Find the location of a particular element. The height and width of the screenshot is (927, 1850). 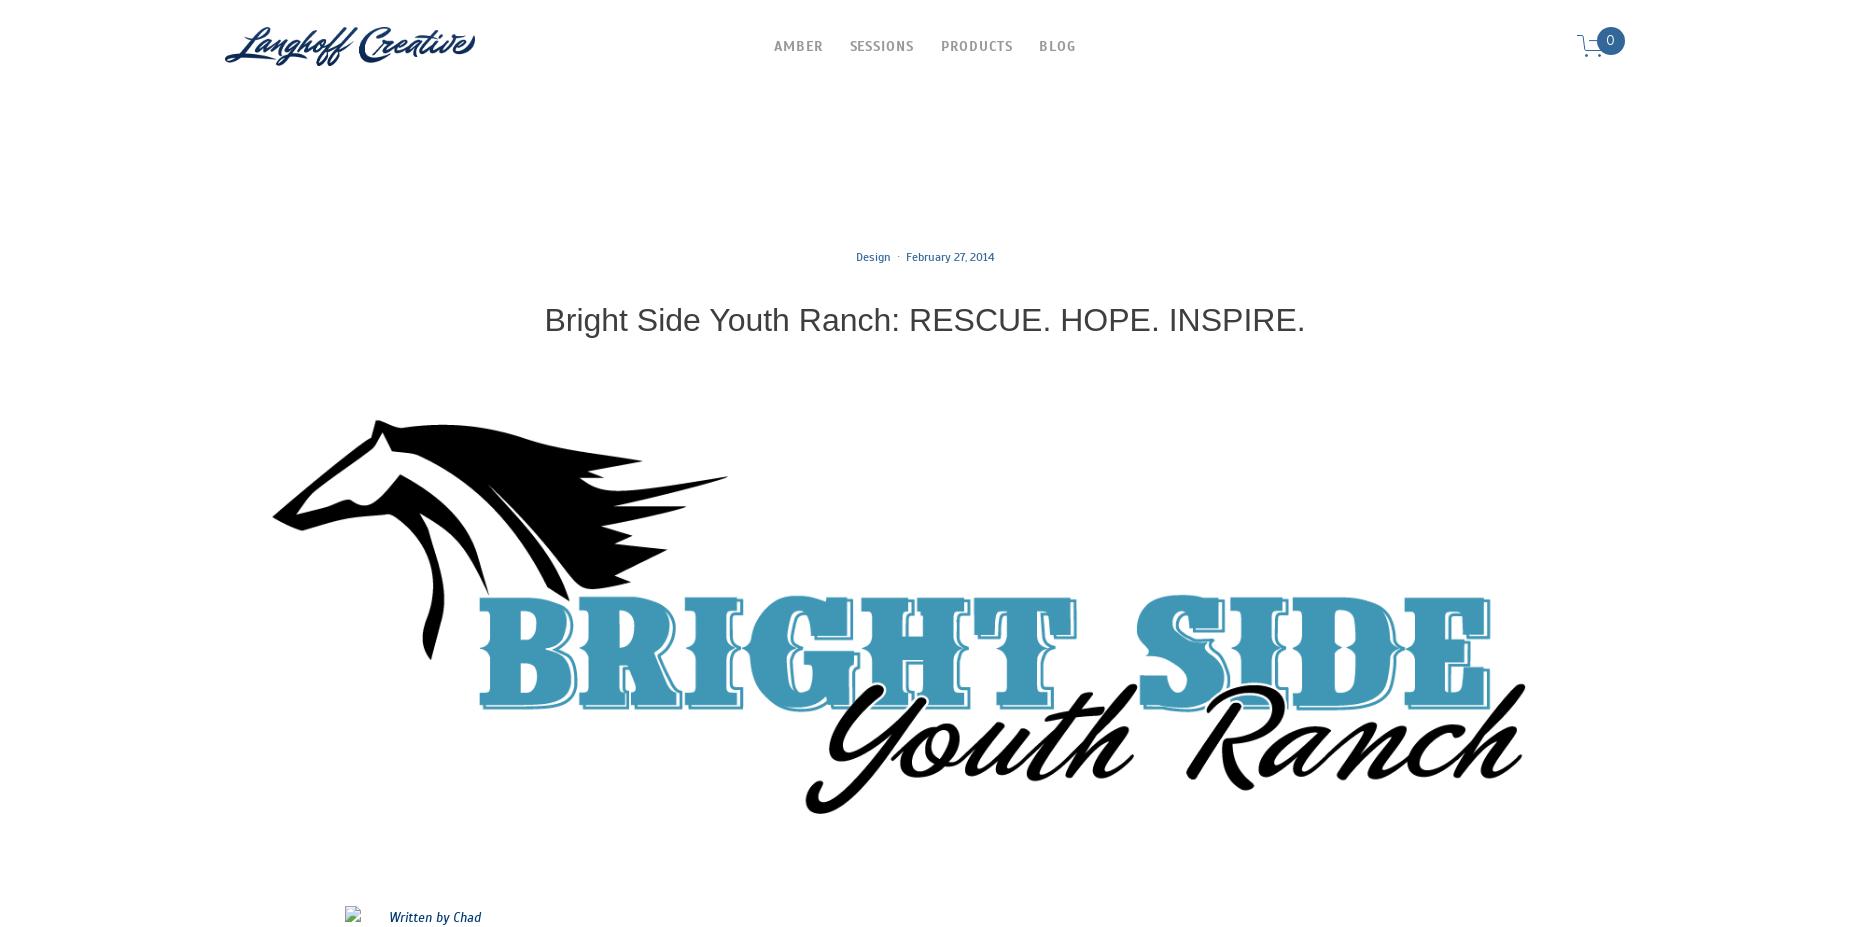

'February 27, 2014' is located at coordinates (948, 256).